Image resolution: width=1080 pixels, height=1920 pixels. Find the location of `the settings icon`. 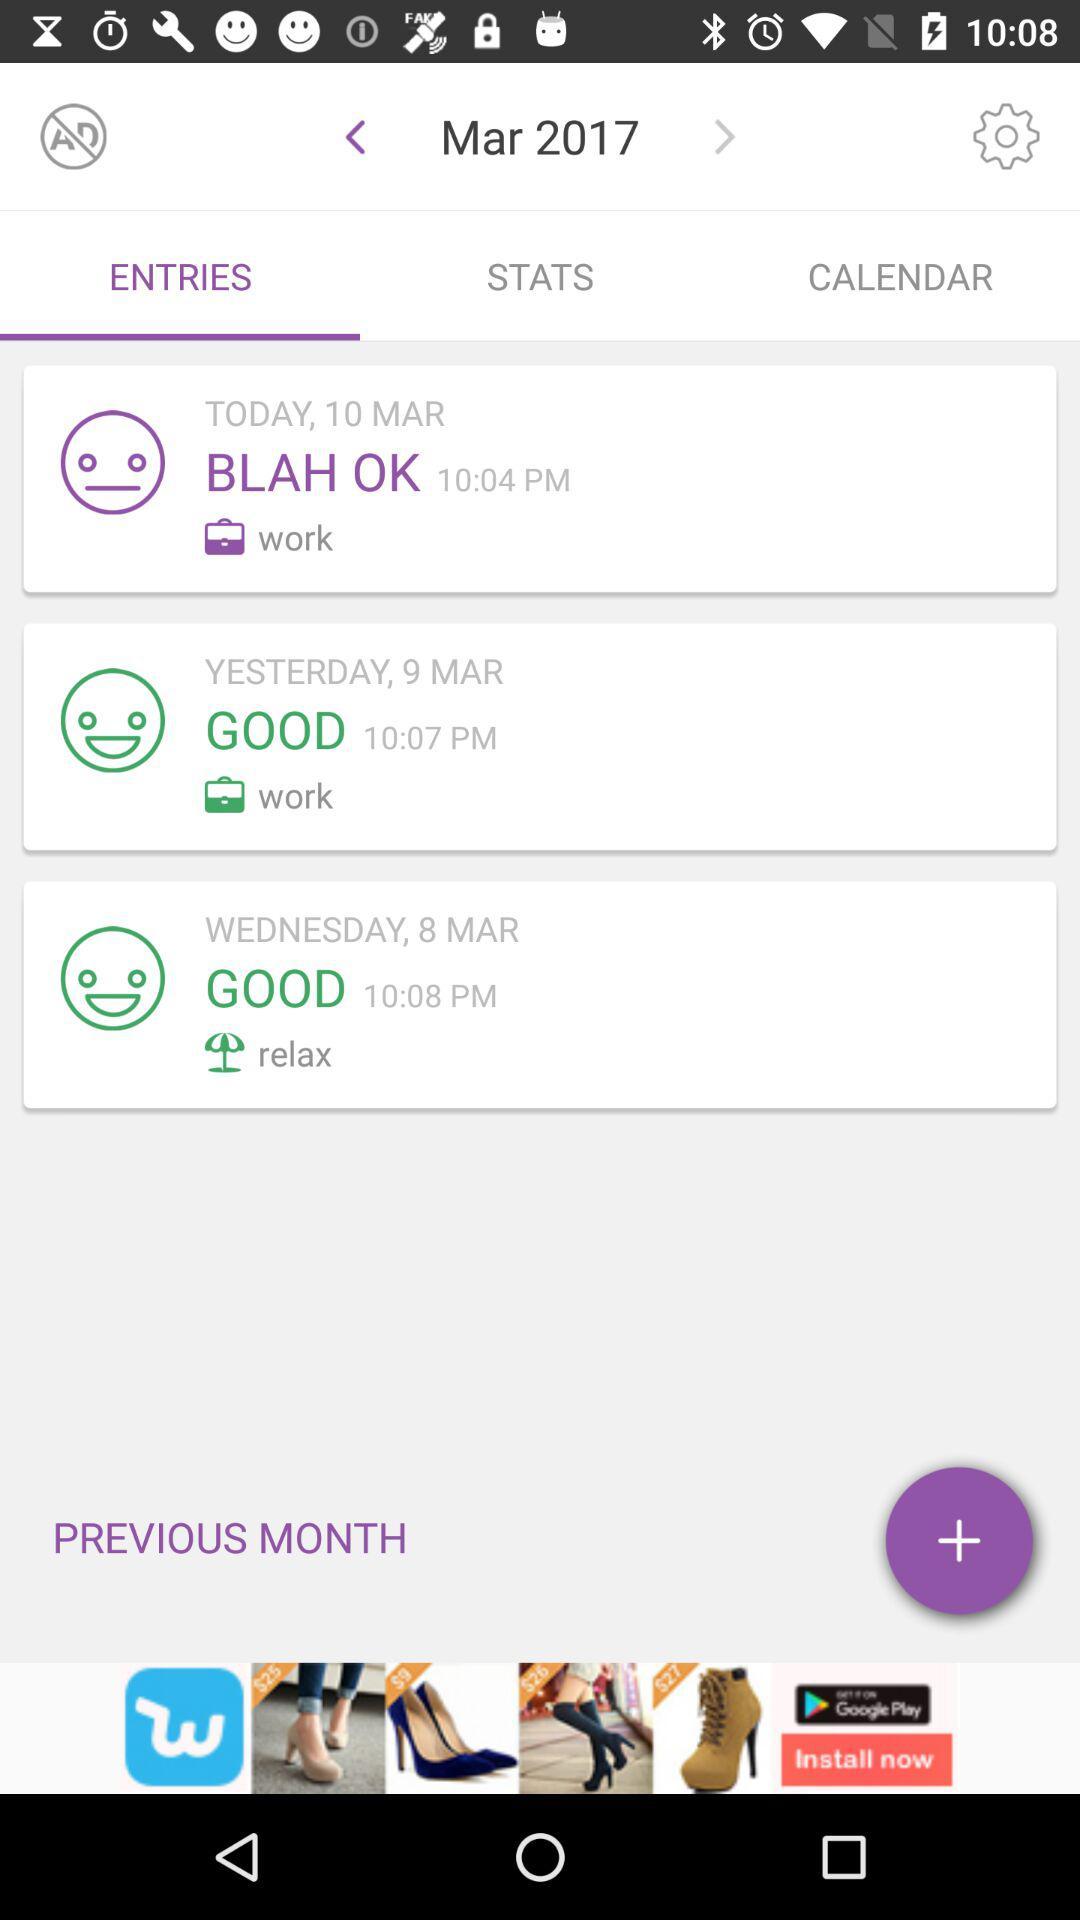

the settings icon is located at coordinates (1006, 135).